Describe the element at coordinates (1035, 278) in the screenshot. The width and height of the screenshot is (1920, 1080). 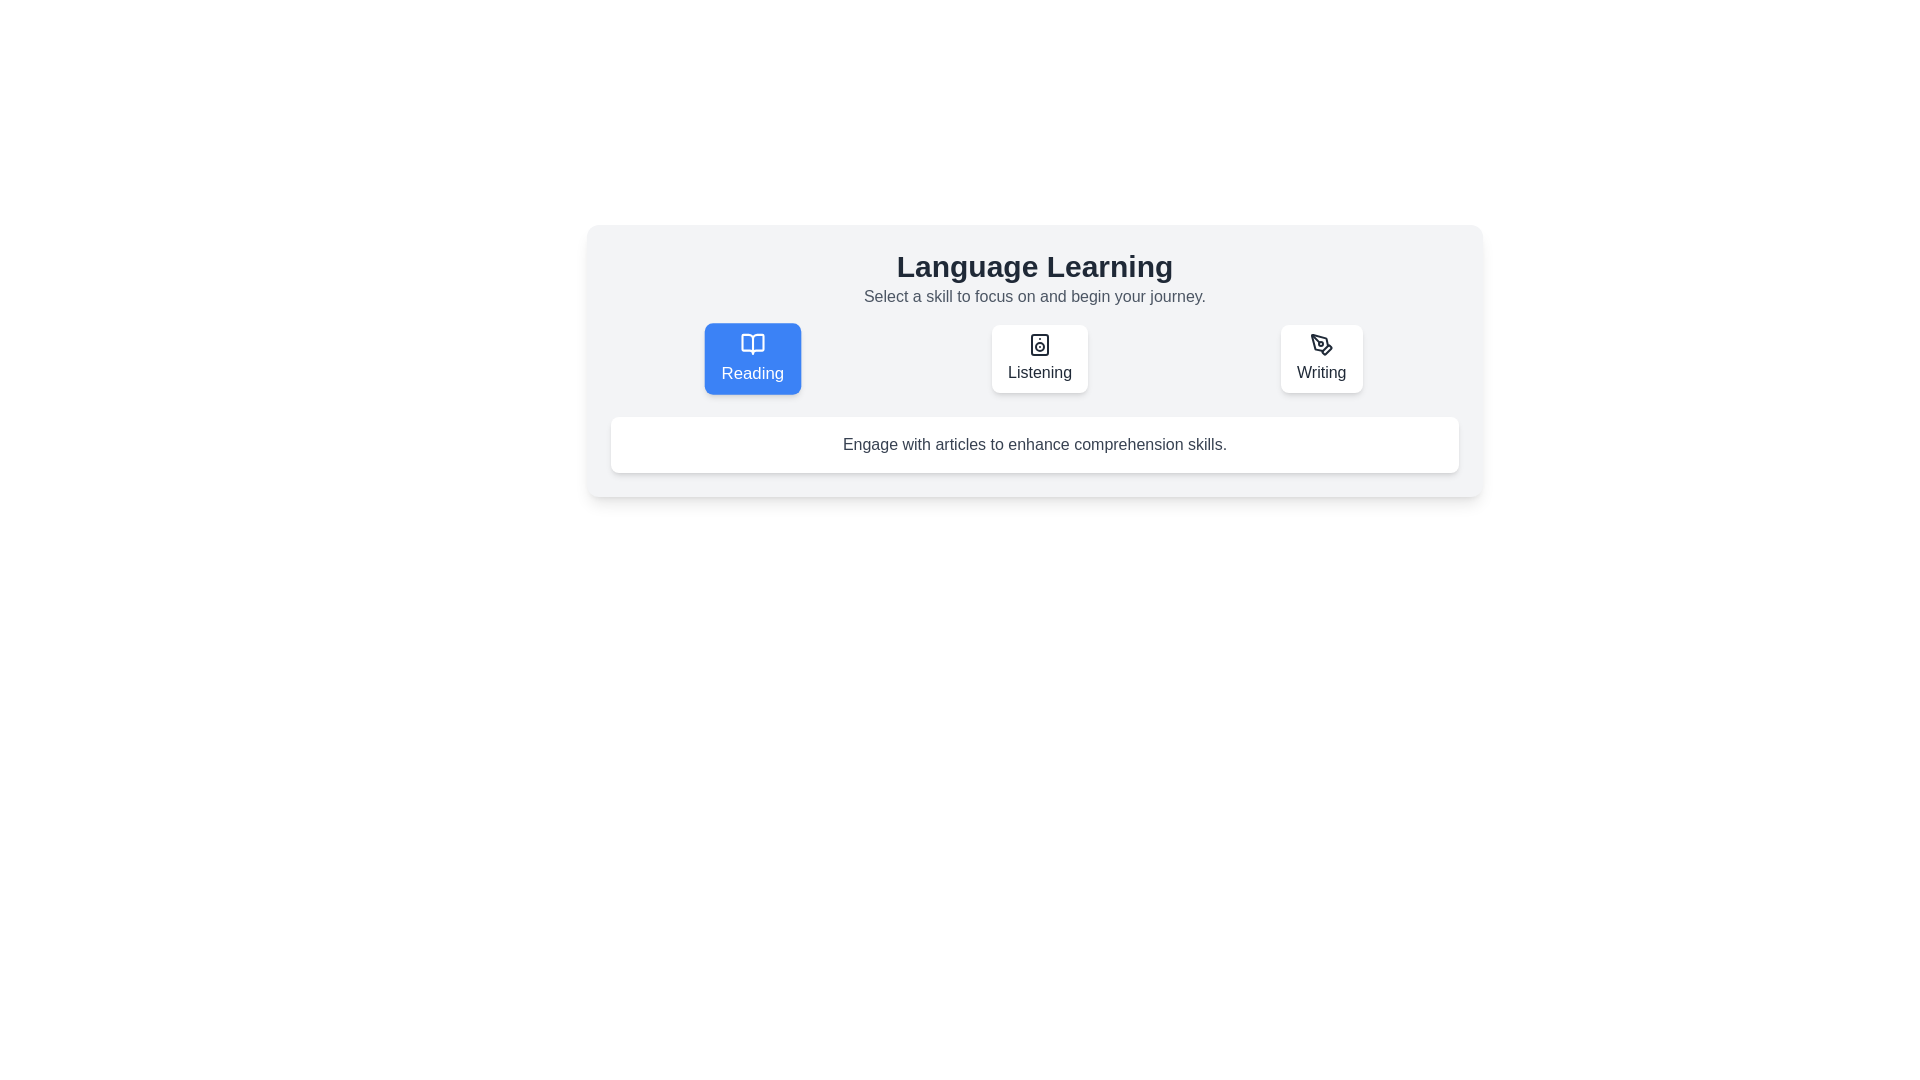
I see `the static text block that introduces the user to the concept of the interface, stating 'Language Learning' and providing the instruction 'Select a skill to focus on and begin your journey'` at that location.